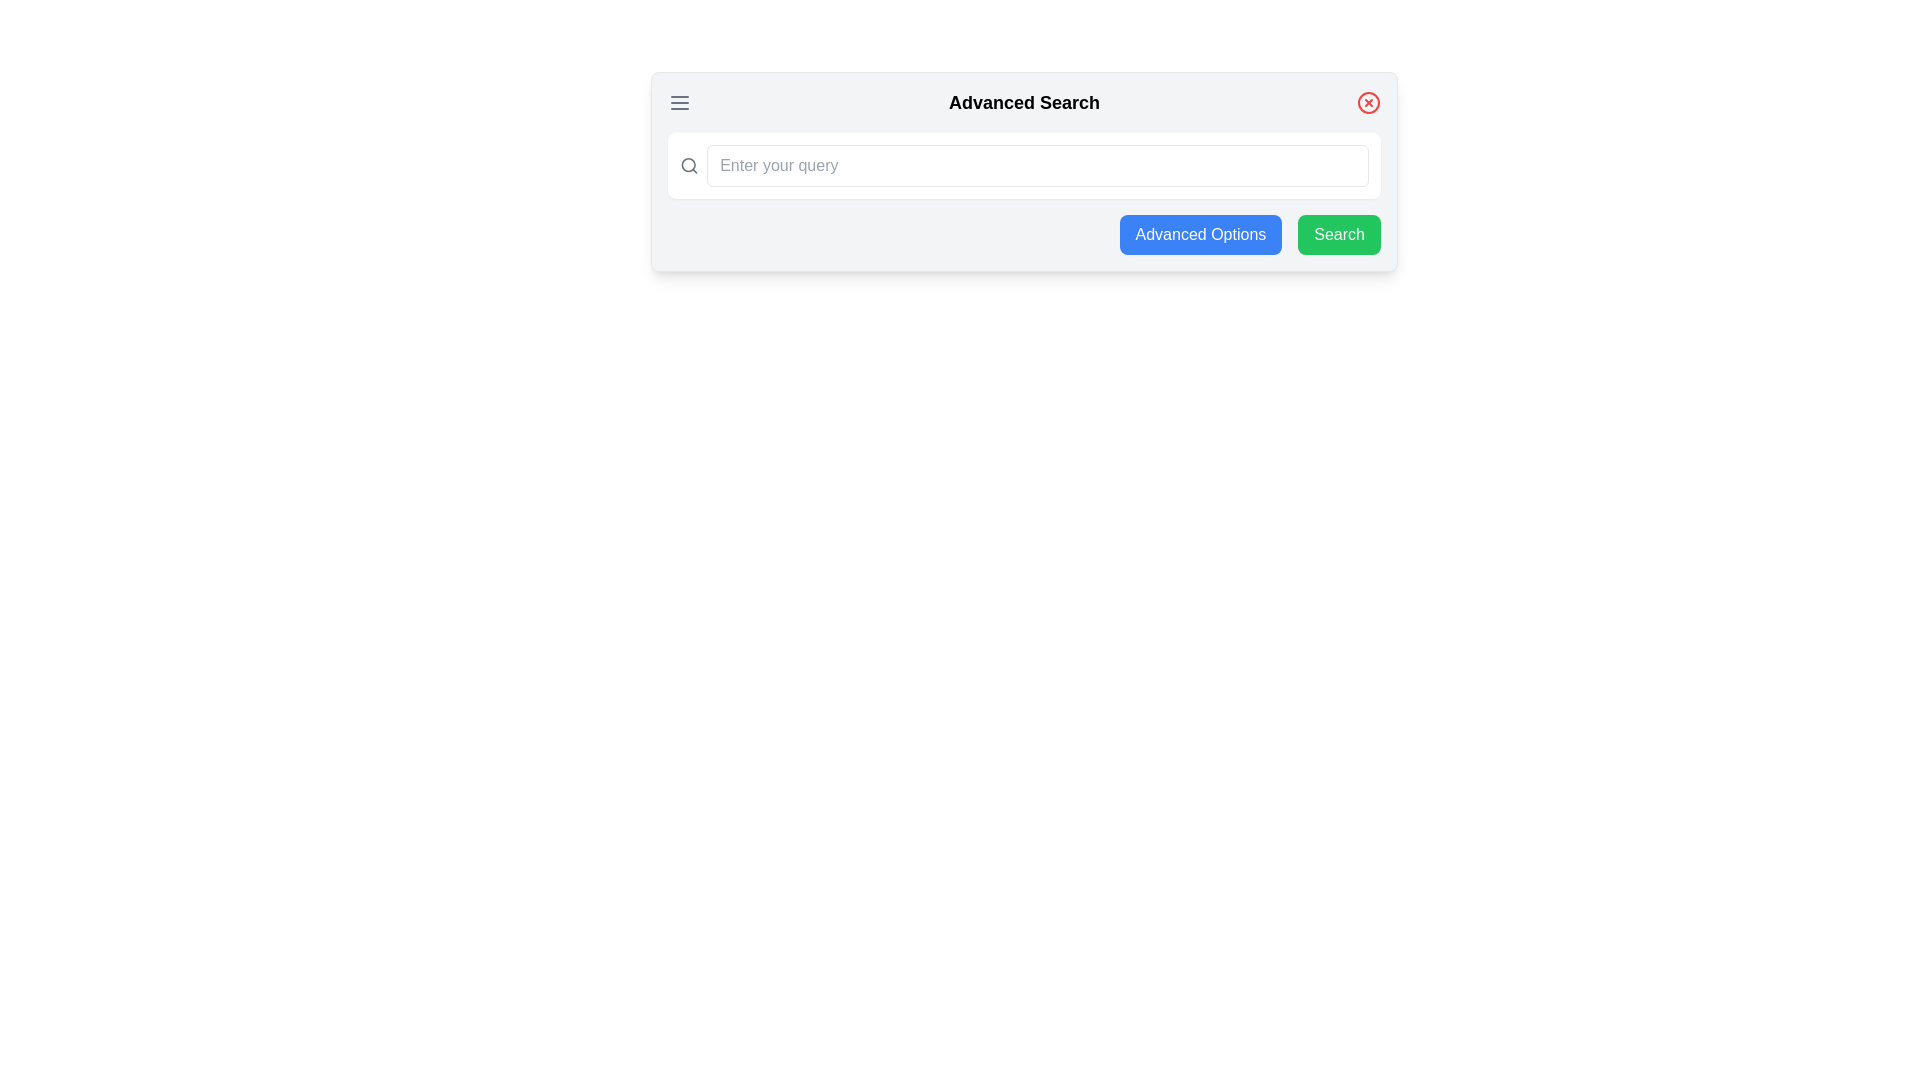 The image size is (1920, 1080). Describe the element at coordinates (1024, 103) in the screenshot. I see `the 'Advanced Search' header bar, which features a bold title, a menu icon on the left, and a red circular close button on the right` at that location.